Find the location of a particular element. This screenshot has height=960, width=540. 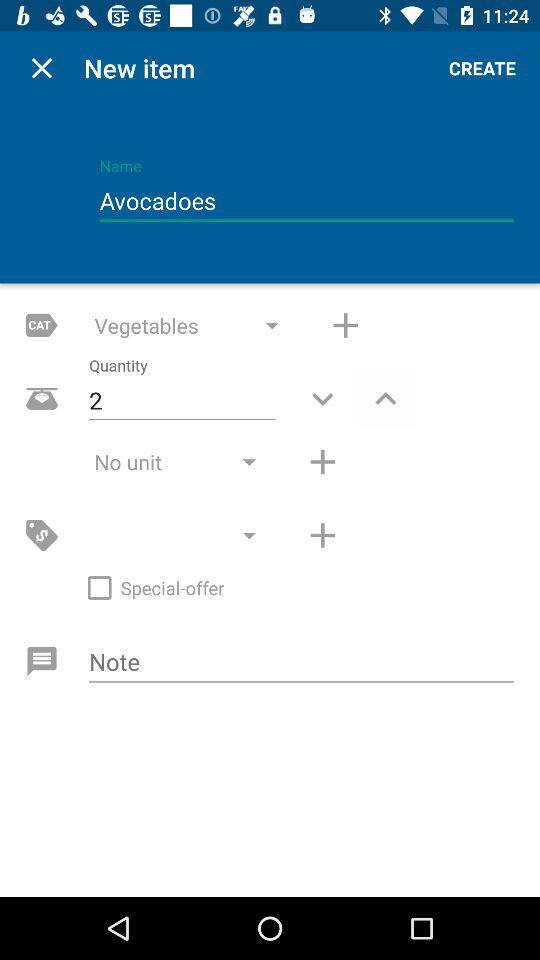

reduce quantity is located at coordinates (322, 397).